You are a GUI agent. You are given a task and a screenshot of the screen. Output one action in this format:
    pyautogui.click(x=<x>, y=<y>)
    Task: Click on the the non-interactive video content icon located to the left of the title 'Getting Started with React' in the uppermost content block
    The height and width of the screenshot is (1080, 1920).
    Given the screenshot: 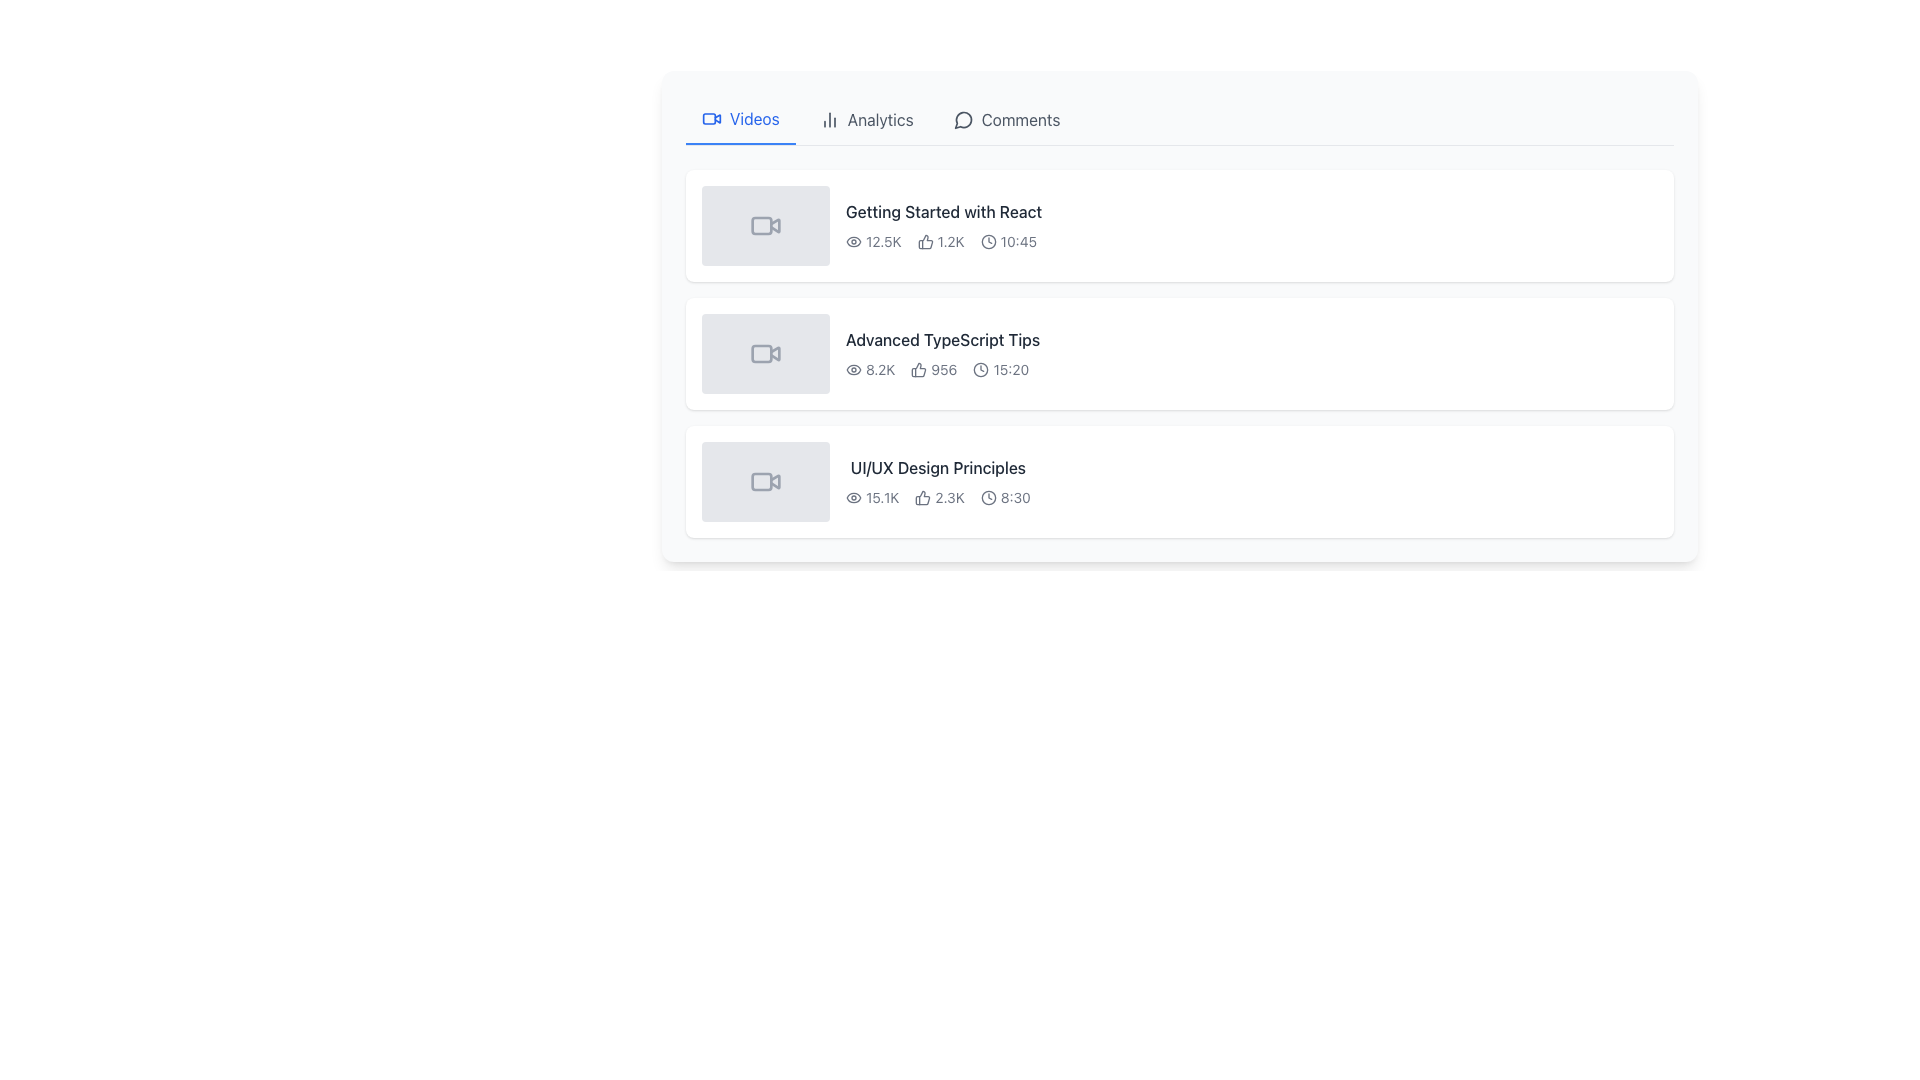 What is the action you would take?
    pyautogui.click(x=765, y=225)
    